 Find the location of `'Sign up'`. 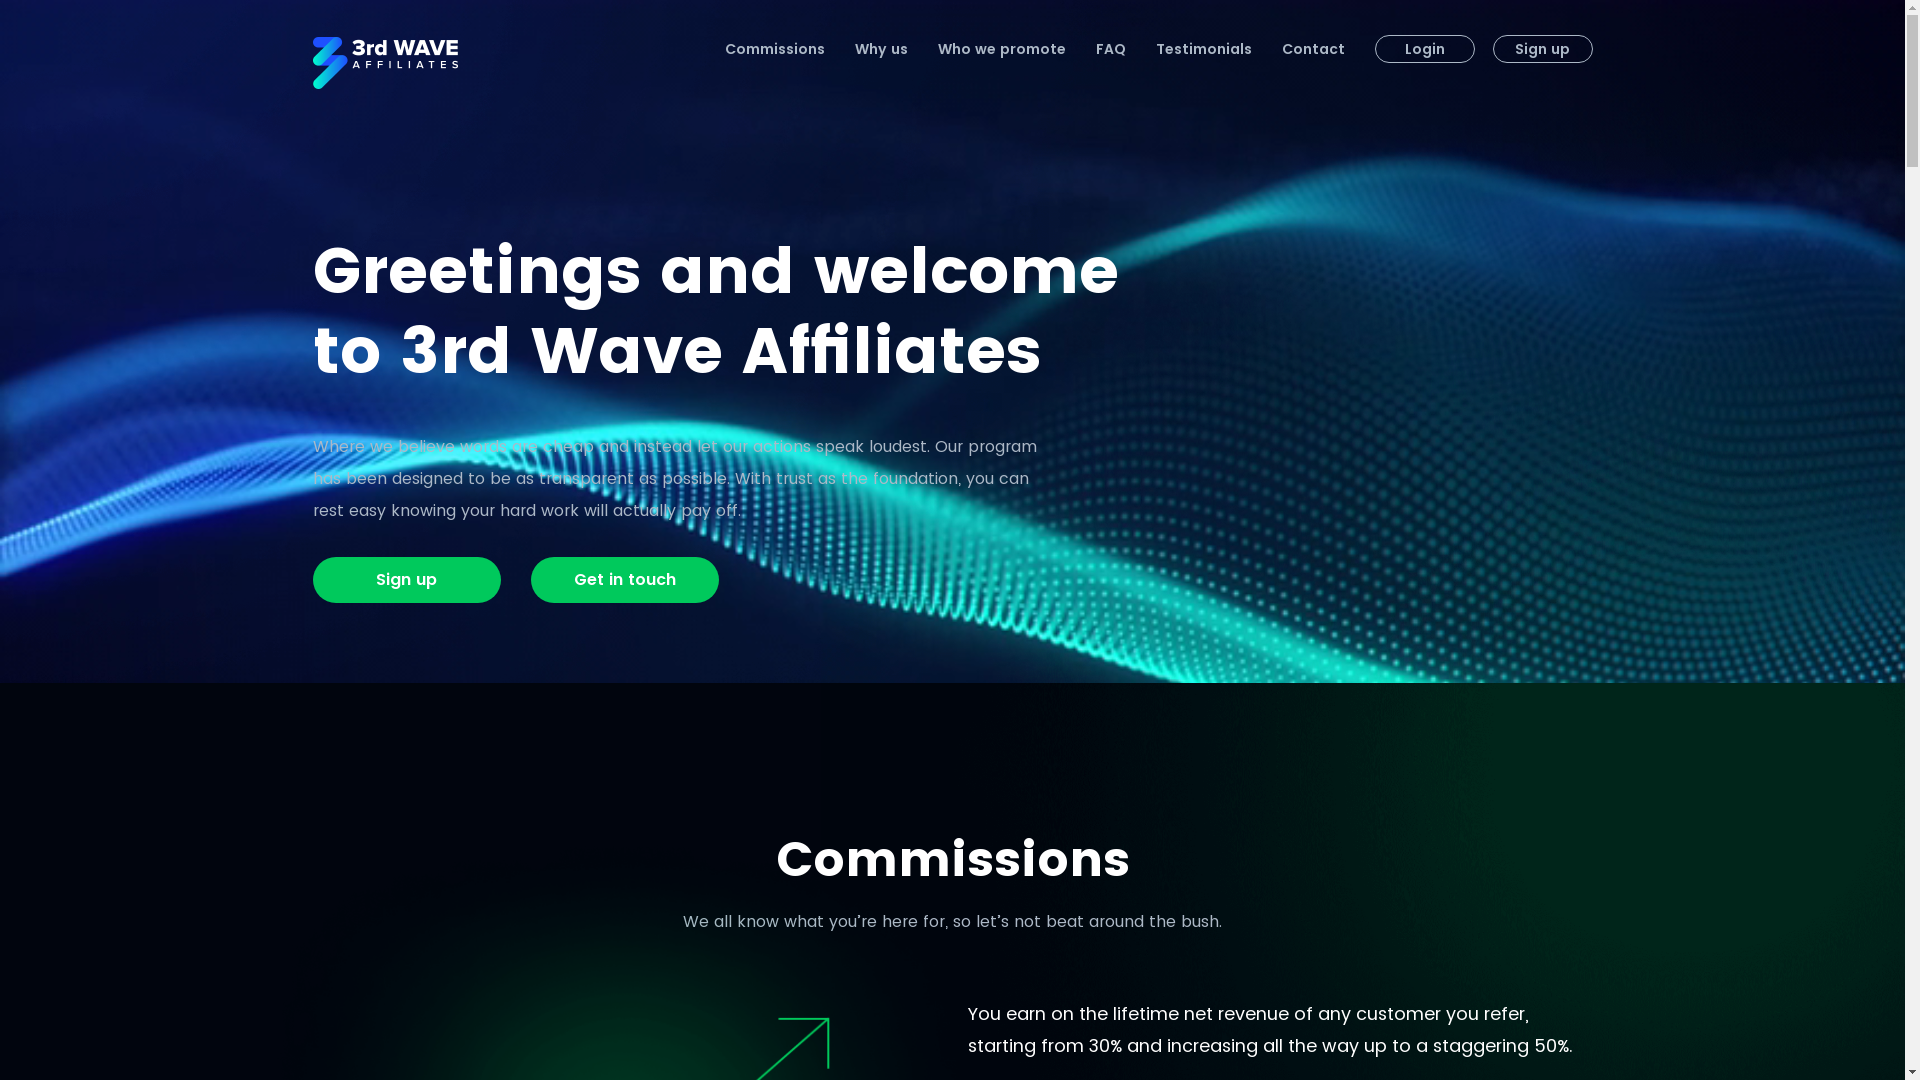

'Sign up' is located at coordinates (1492, 48).